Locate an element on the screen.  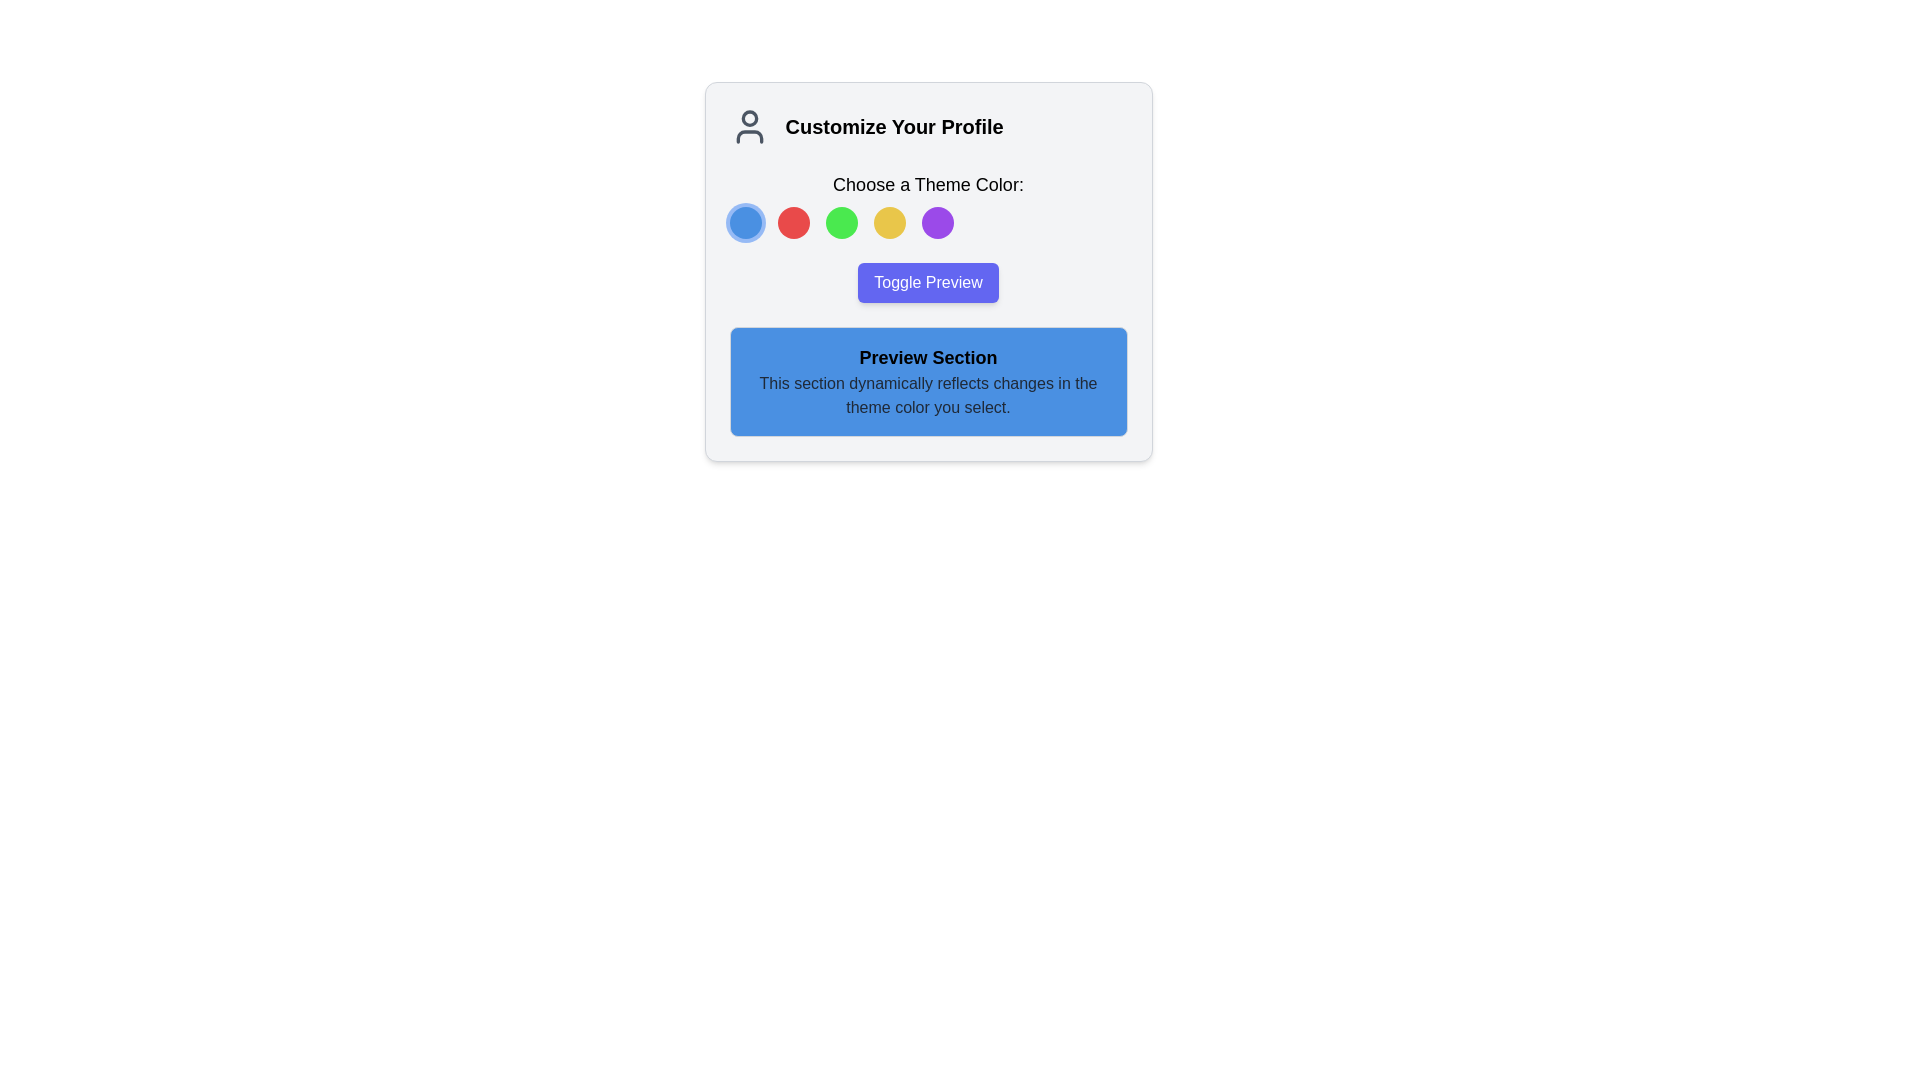
the red theme color selection button using keyboard navigation is located at coordinates (792, 223).